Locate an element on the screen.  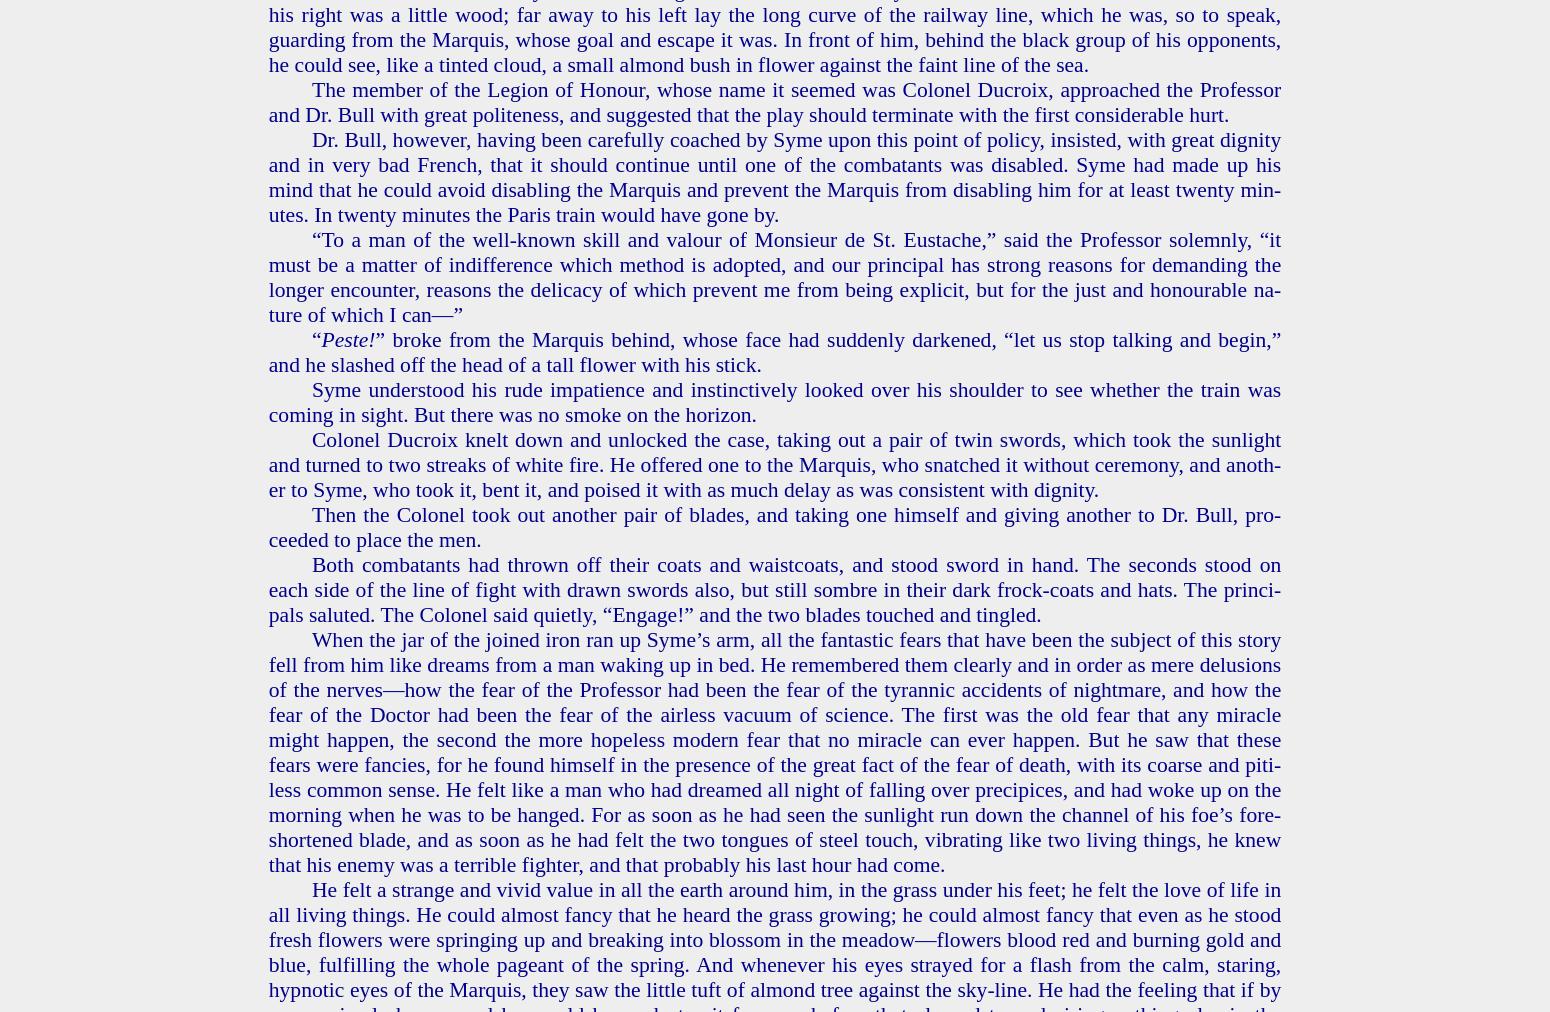
'Dr. Bull, how­ev­er, hav­ing been care­ful­ly coached by Syme upon this point of pol­i­cy, in­sist­ed, with great dig­ni­ty and in very bad French, that it should con­tin­ue until one of the com­bat­ants was dis­abled. Syme had made up his mind that he could avoid dis­abling the Mar­quis and pre­vent the Mar­quis from dis­abling him for at least twen­ty min­utes. In twen­ty min­utes the Paris train would have gone by.' is located at coordinates (267, 176).